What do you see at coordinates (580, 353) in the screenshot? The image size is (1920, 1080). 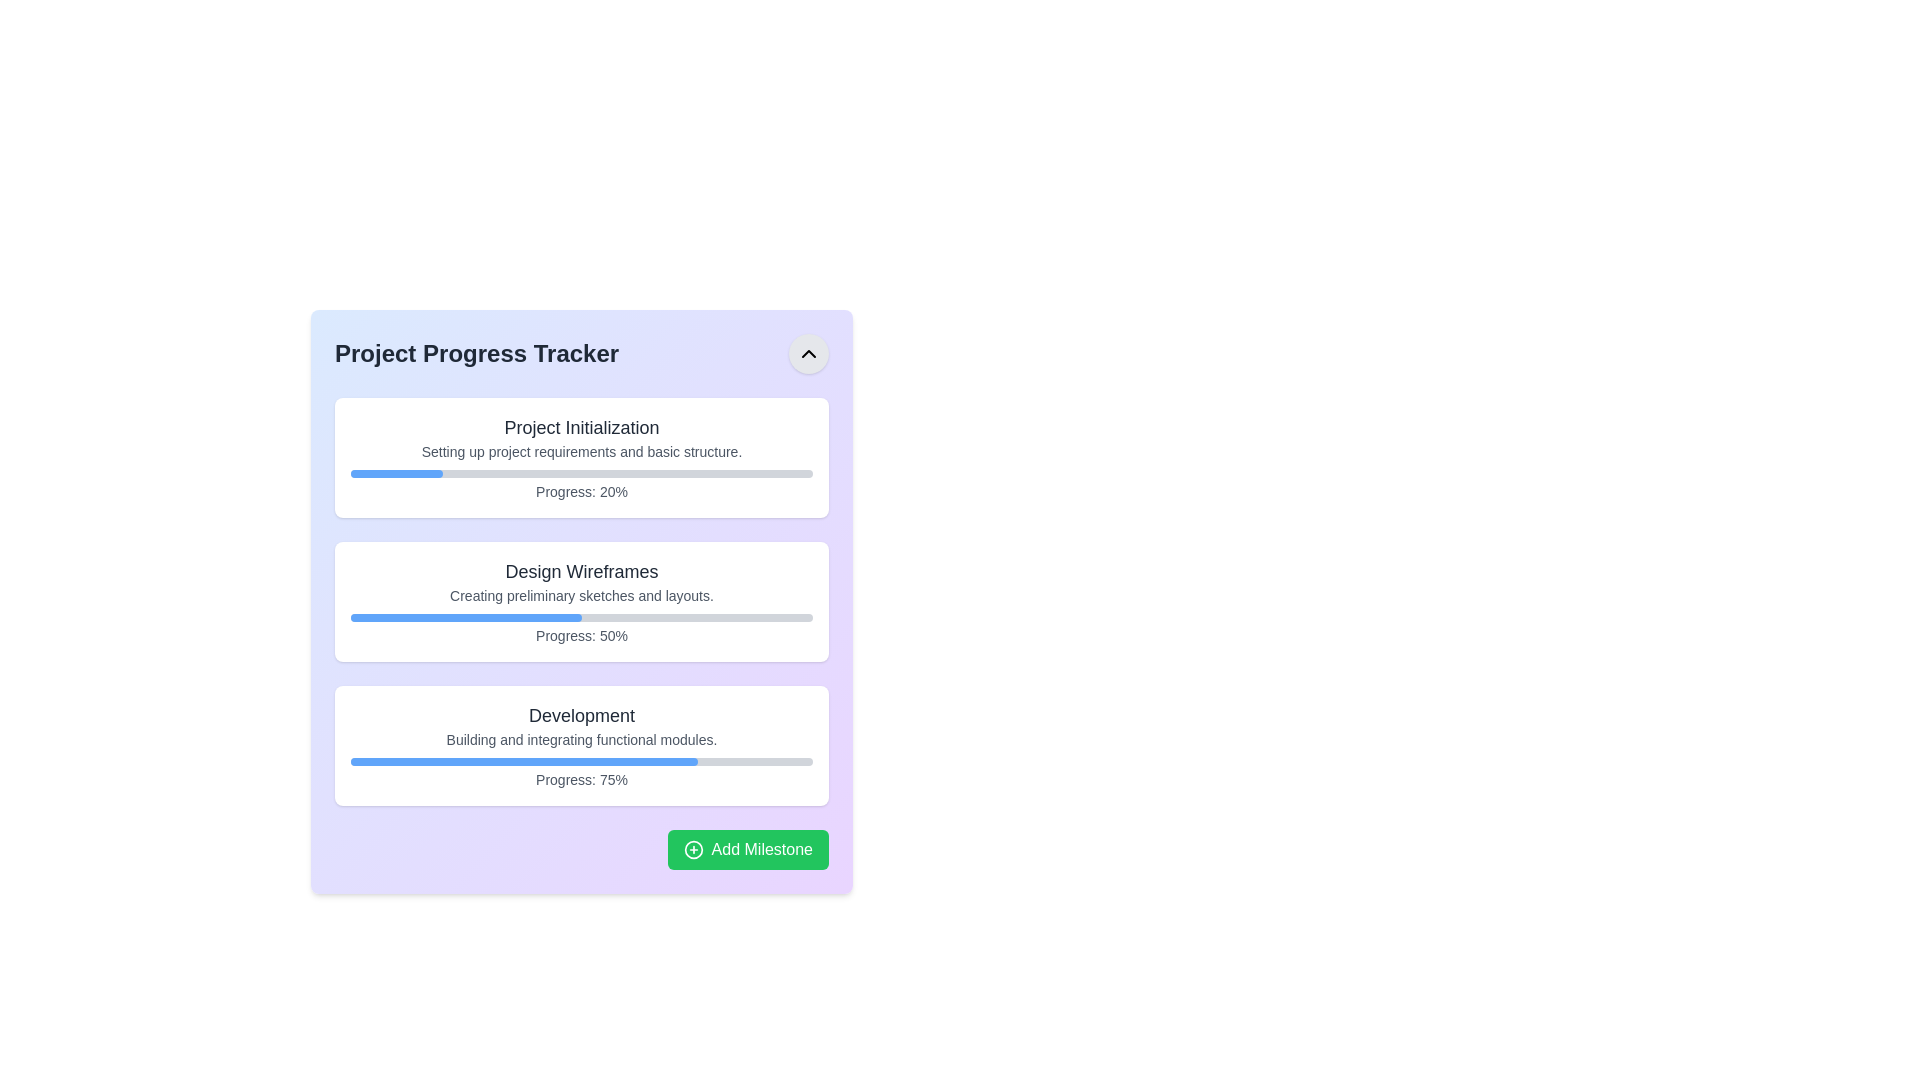 I see `the Section Header titled 'Project Progress Tracker' to emphasize it` at bounding box center [580, 353].